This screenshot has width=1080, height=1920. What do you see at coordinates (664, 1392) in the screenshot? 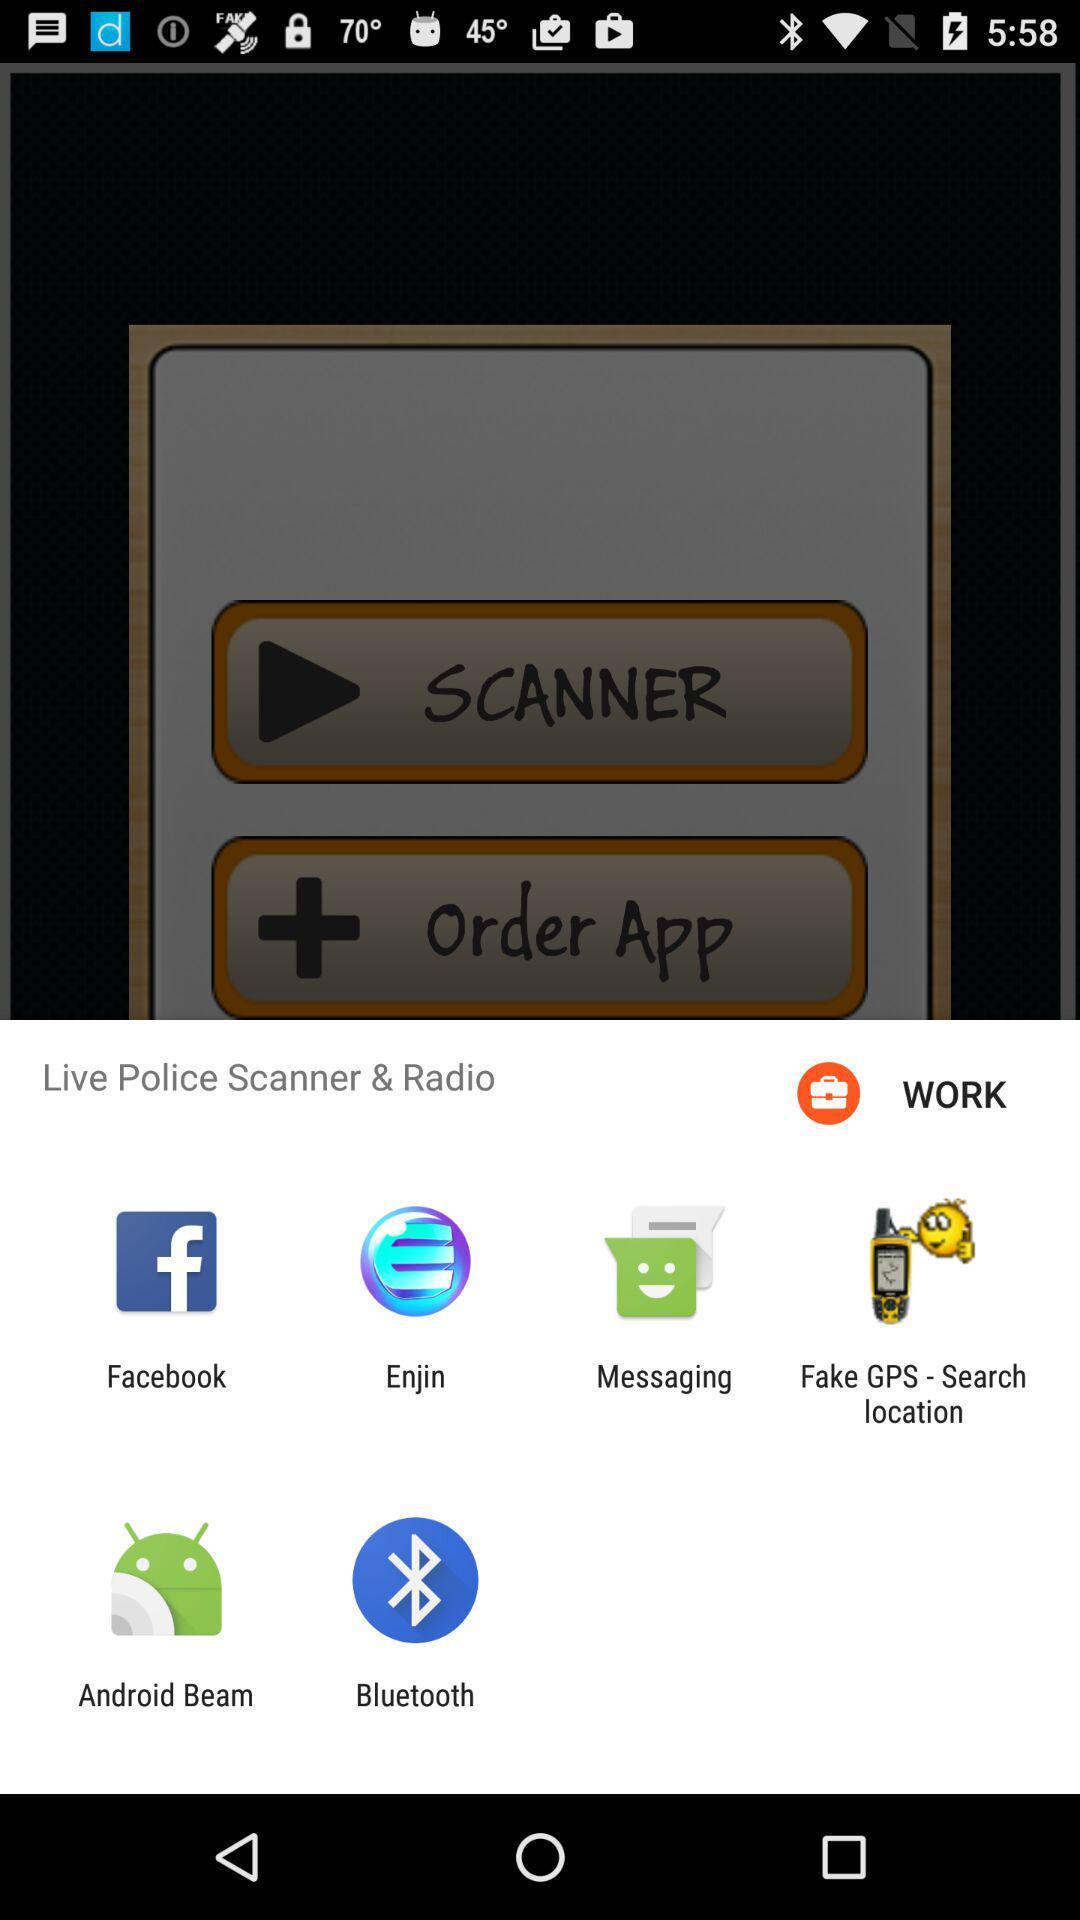
I see `icon to the left of the fake gps search app` at bounding box center [664, 1392].